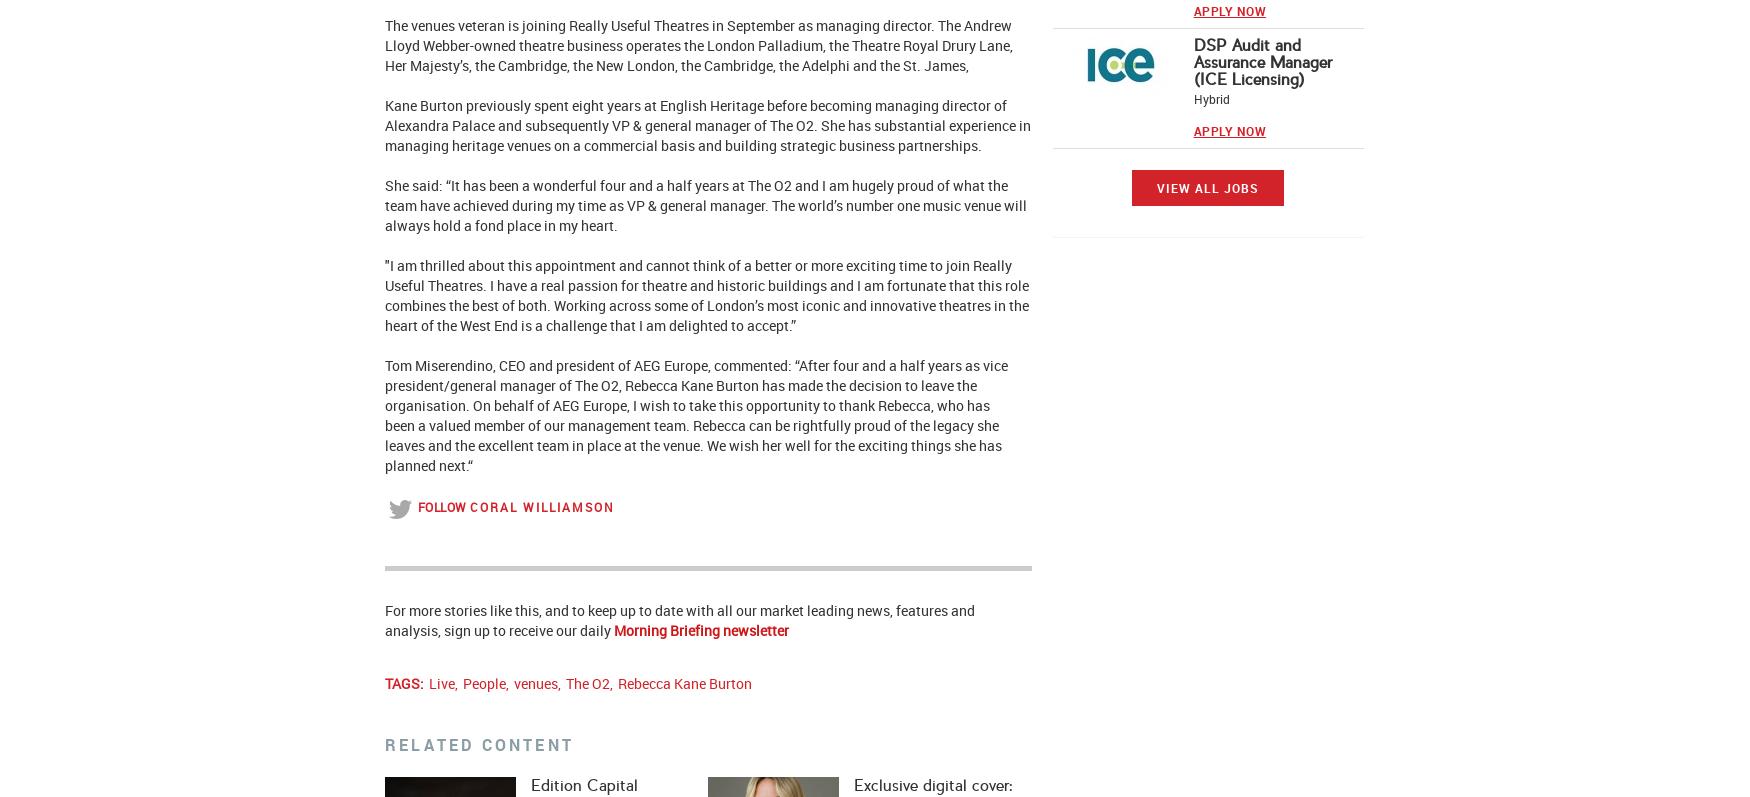  What do you see at coordinates (479, 744) in the screenshot?
I see `'Related Content'` at bounding box center [479, 744].